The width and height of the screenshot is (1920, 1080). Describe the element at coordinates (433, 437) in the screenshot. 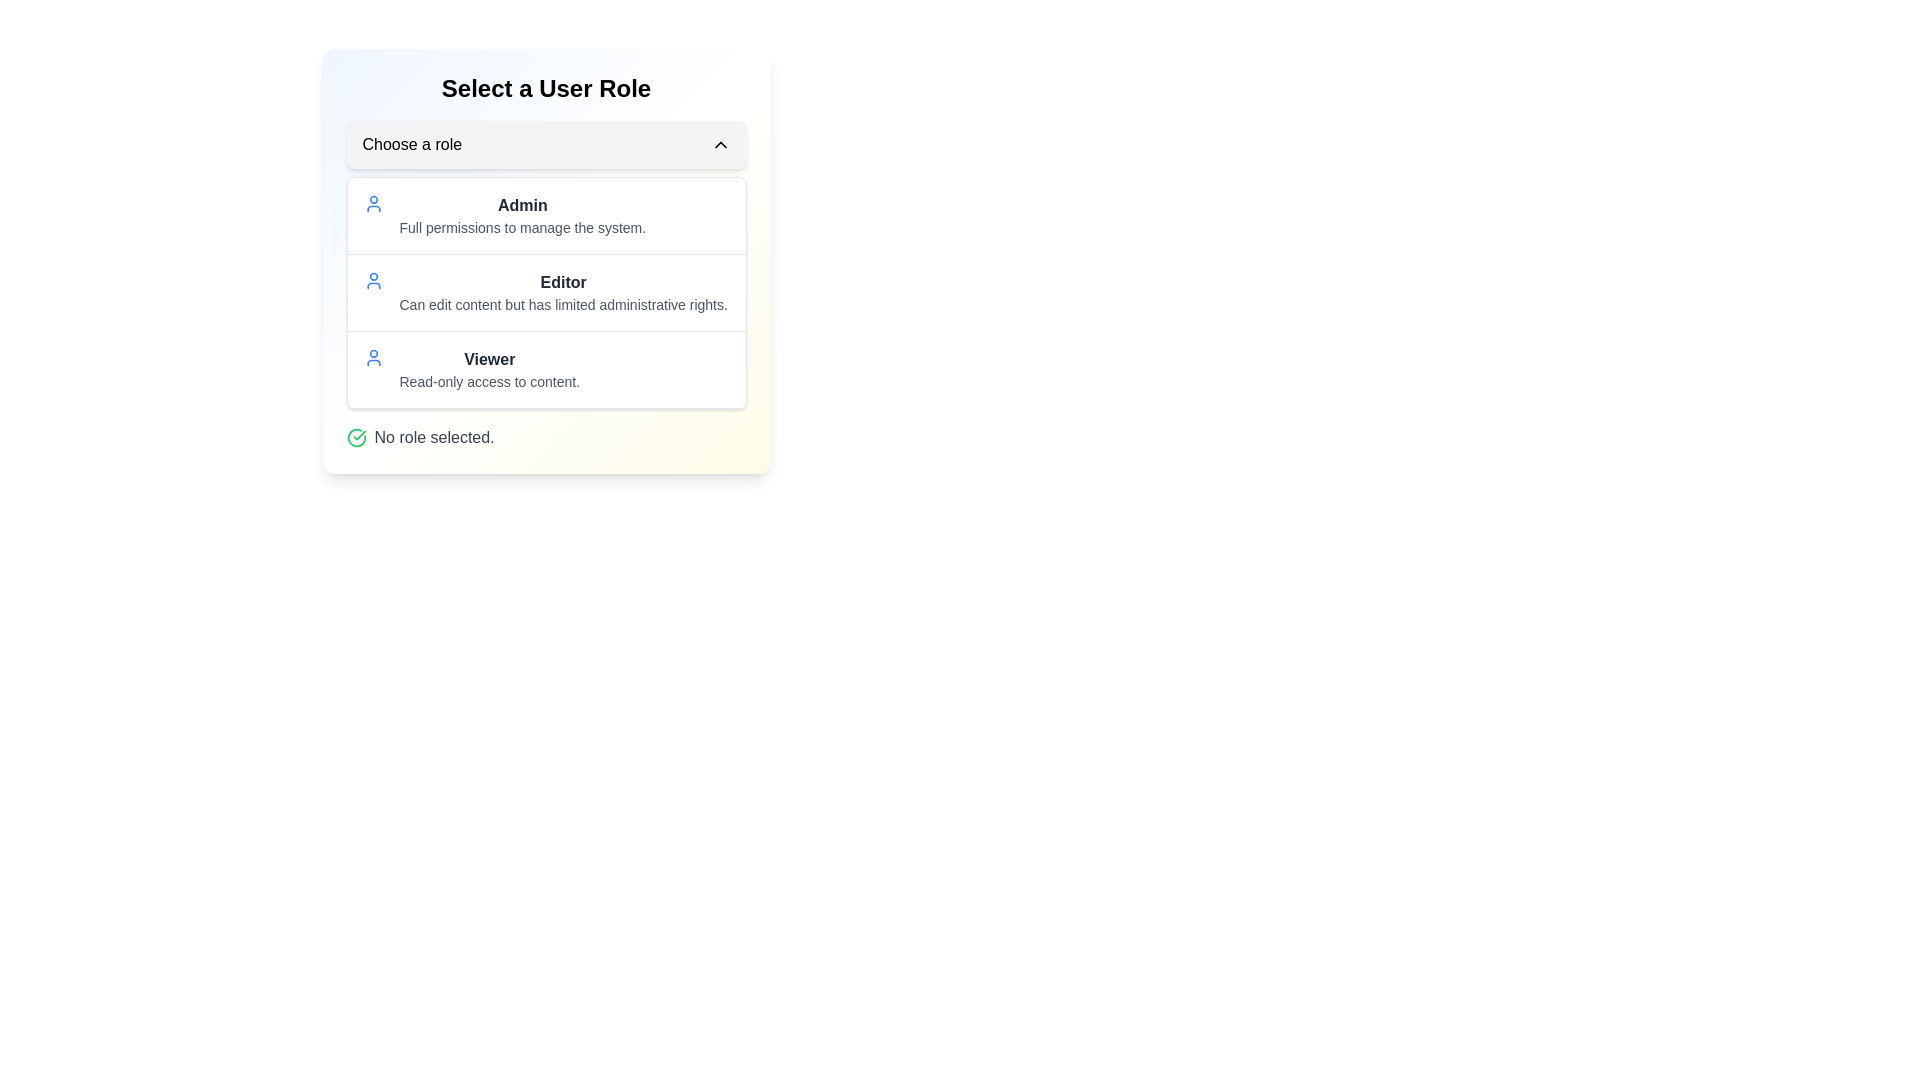

I see `text content of the label indicating that no role has been chosen, located at the bottom-left corner of the 'Select a User Role' section` at that location.